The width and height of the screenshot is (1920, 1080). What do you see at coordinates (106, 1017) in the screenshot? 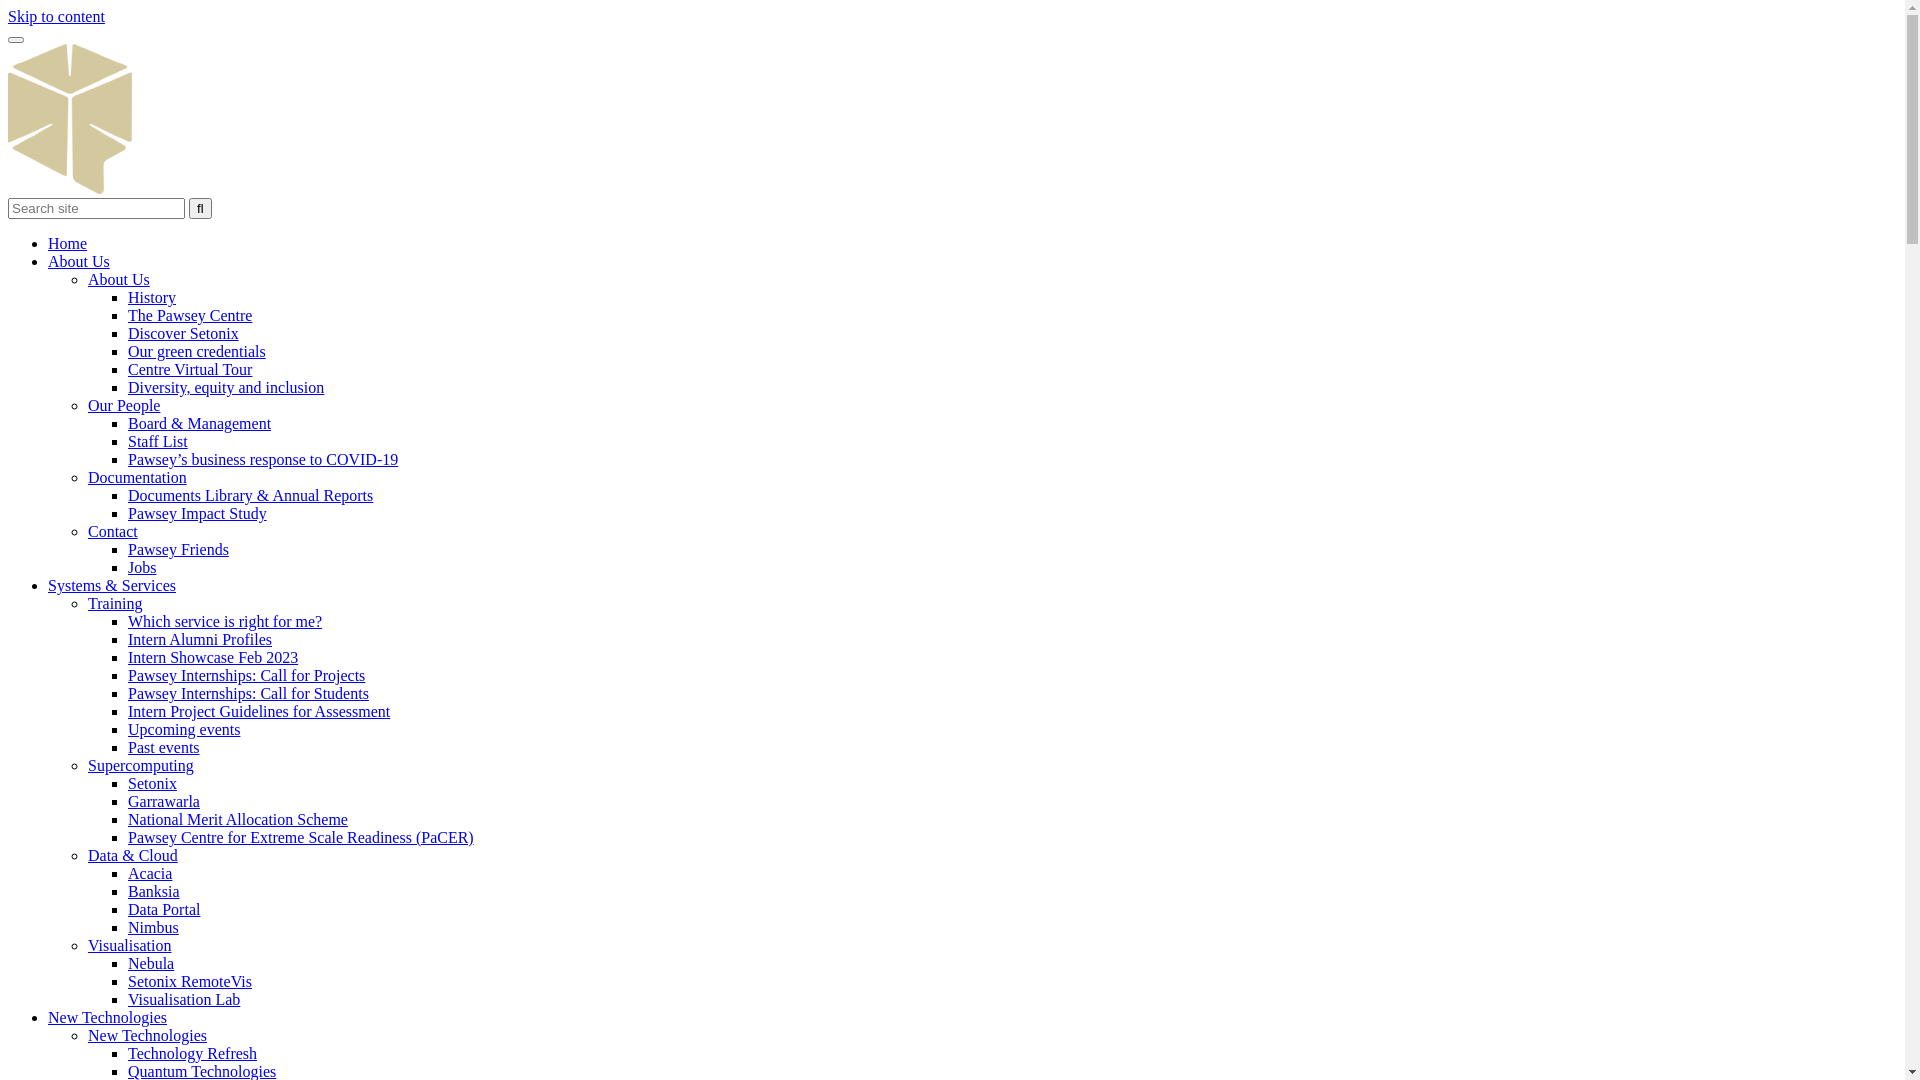
I see `'New Technologies'` at bounding box center [106, 1017].